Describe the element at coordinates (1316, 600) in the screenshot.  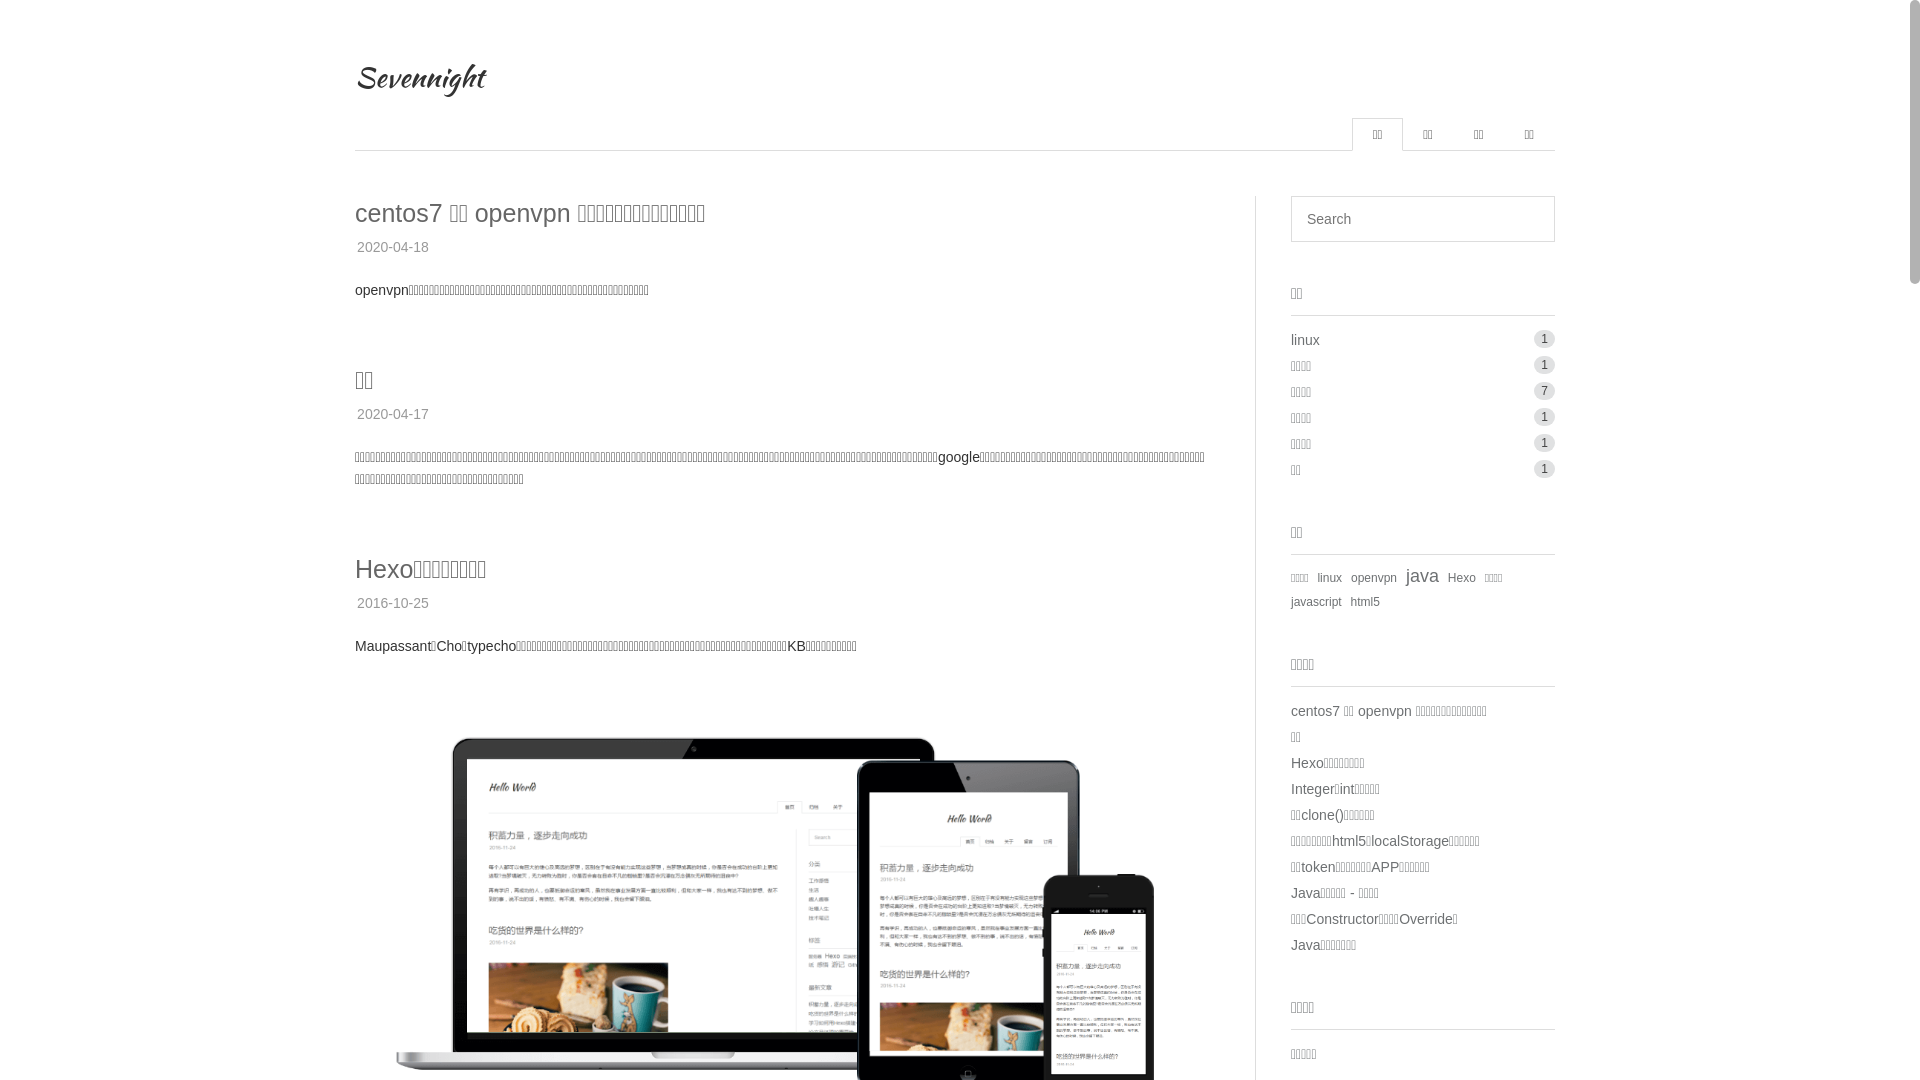
I see `'javascript'` at that location.